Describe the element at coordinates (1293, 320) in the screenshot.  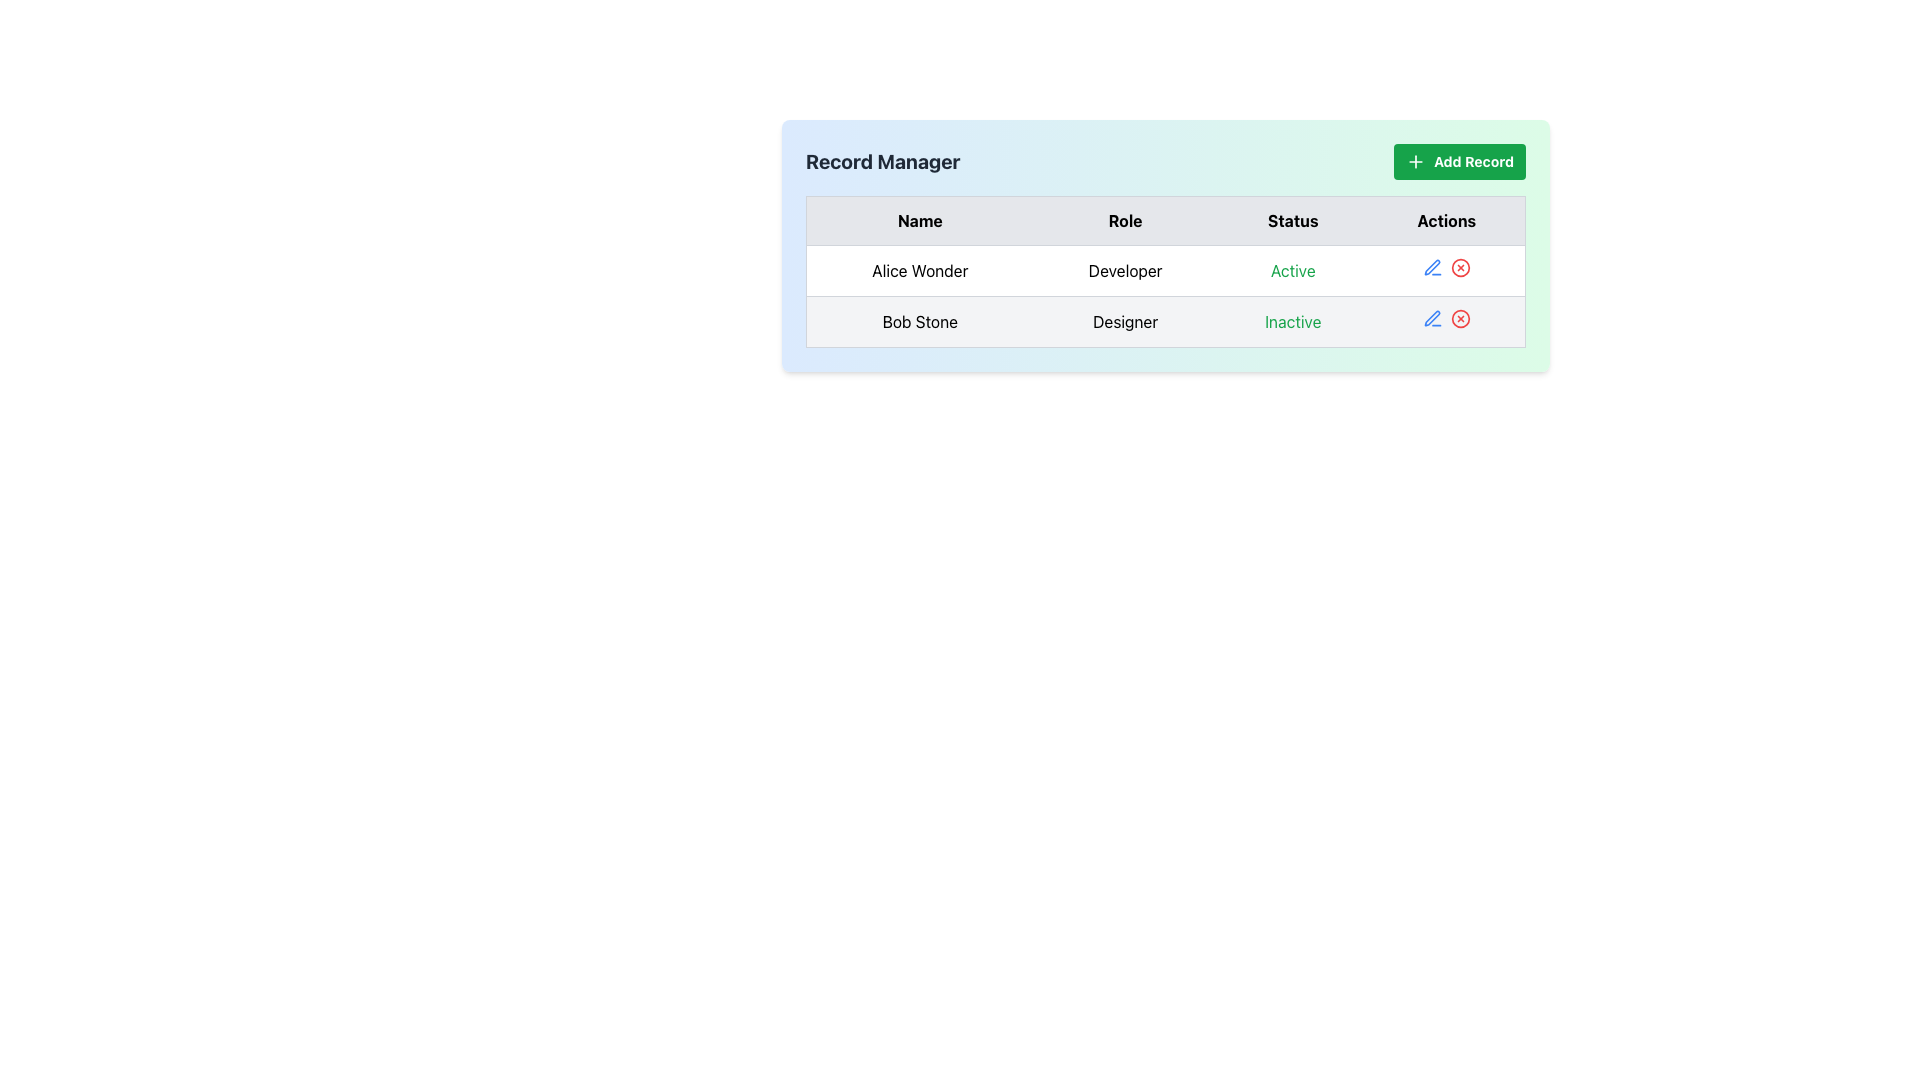
I see `the text label displaying 'Inactive' in green text located in the 'Status' column of the row for 'Bob Stone' under the 'Record Manager' header` at that location.